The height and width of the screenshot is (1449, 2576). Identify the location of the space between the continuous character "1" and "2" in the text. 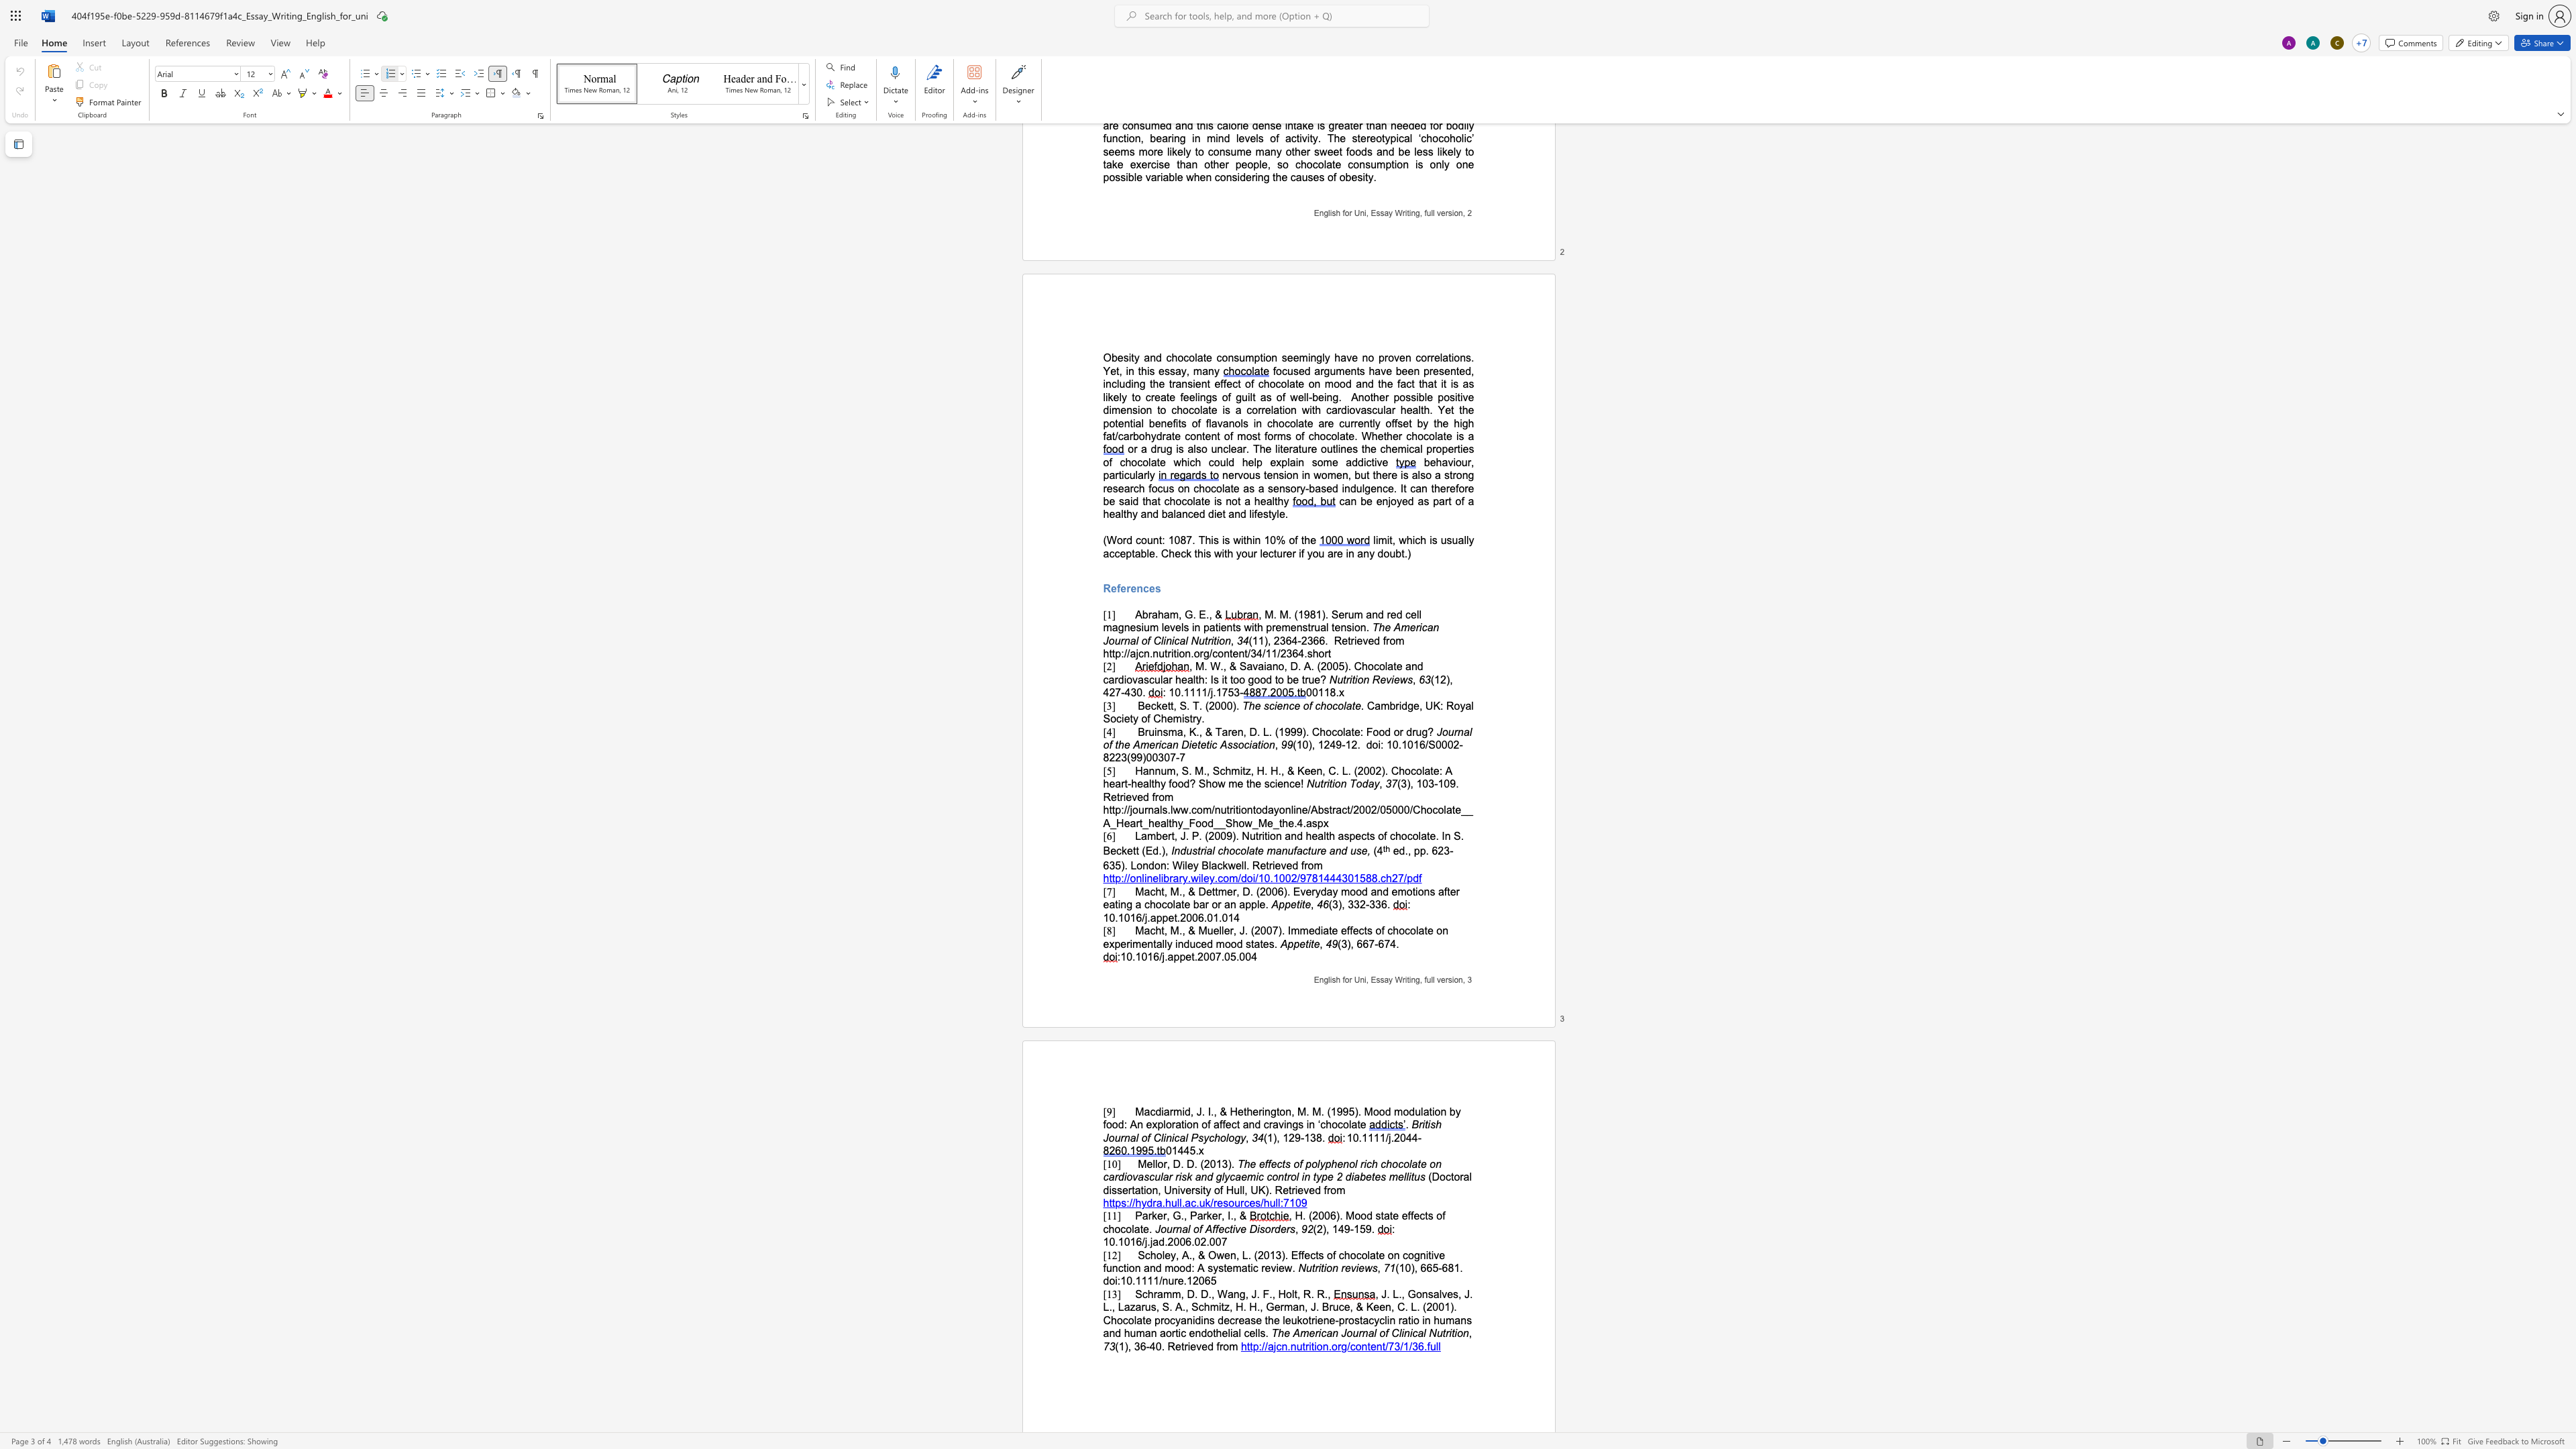
(1288, 1137).